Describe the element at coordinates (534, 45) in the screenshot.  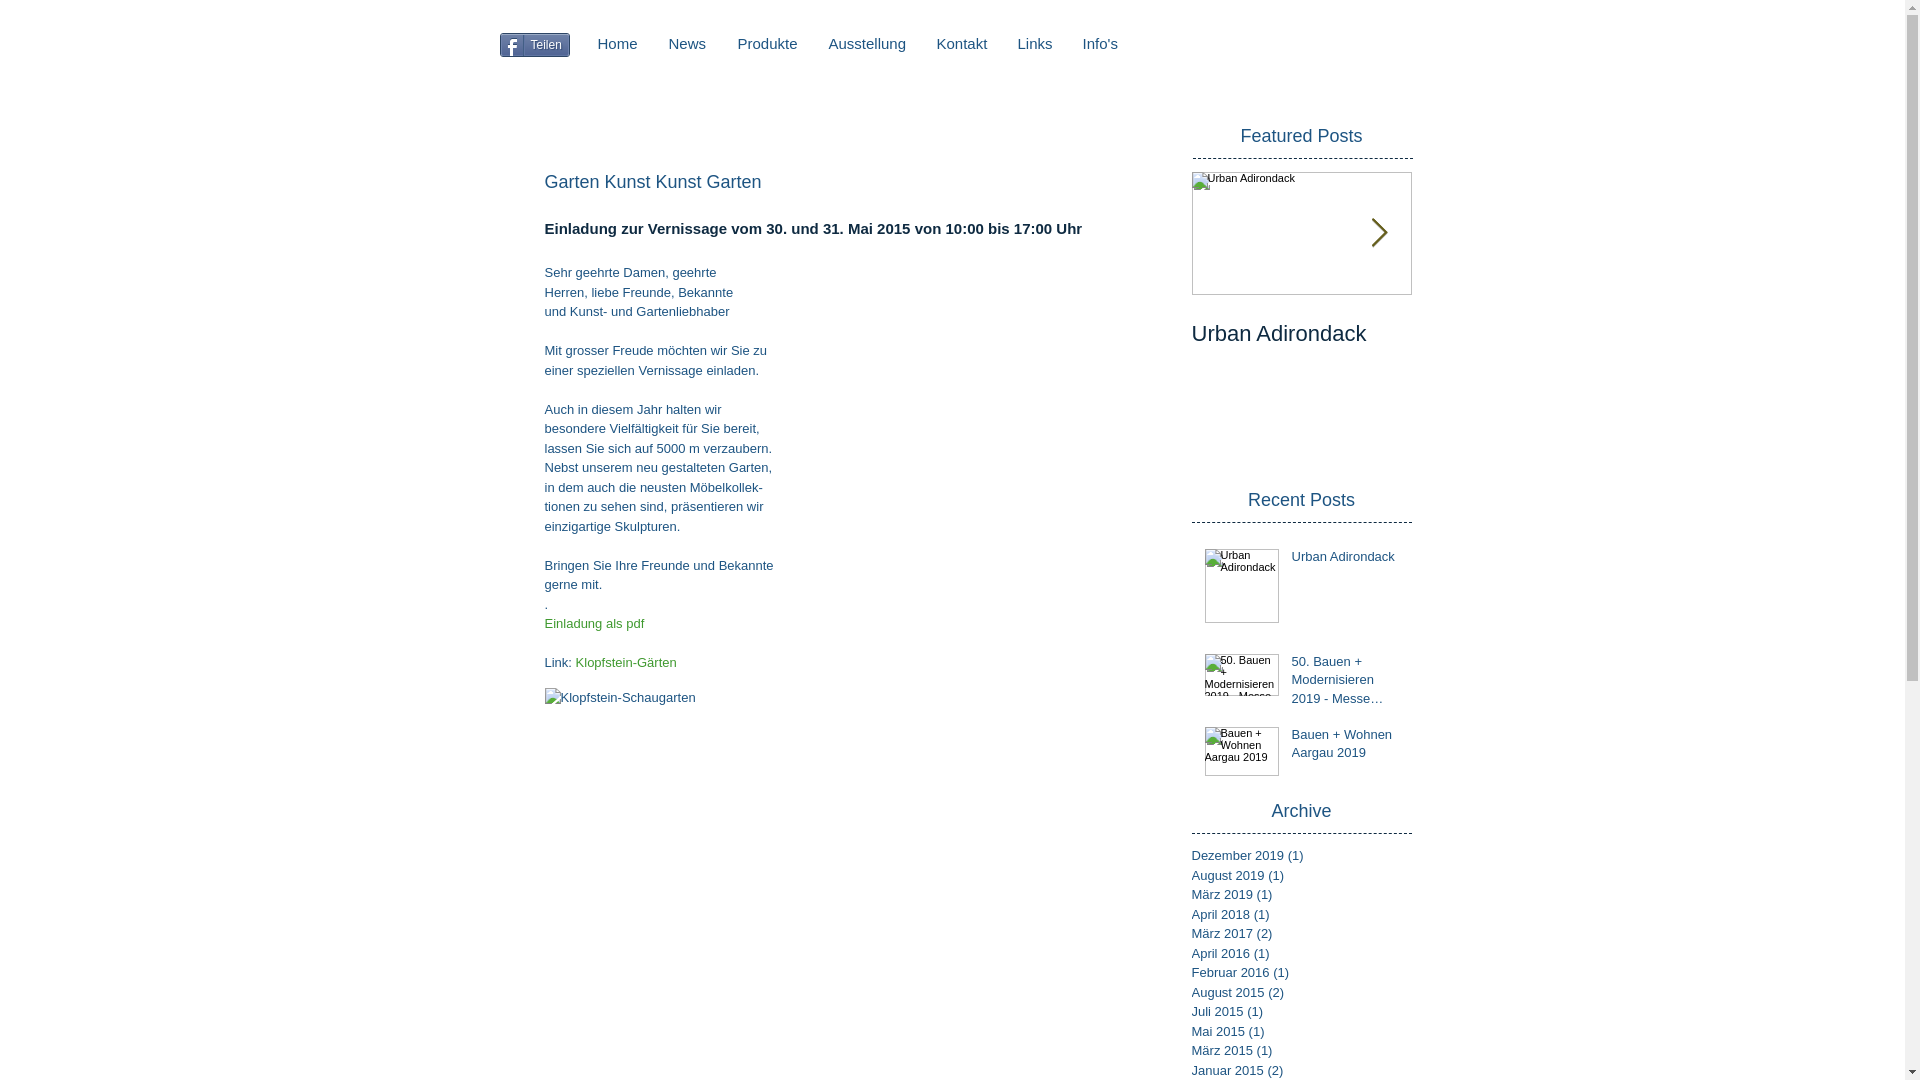
I see `'Teilen'` at that location.